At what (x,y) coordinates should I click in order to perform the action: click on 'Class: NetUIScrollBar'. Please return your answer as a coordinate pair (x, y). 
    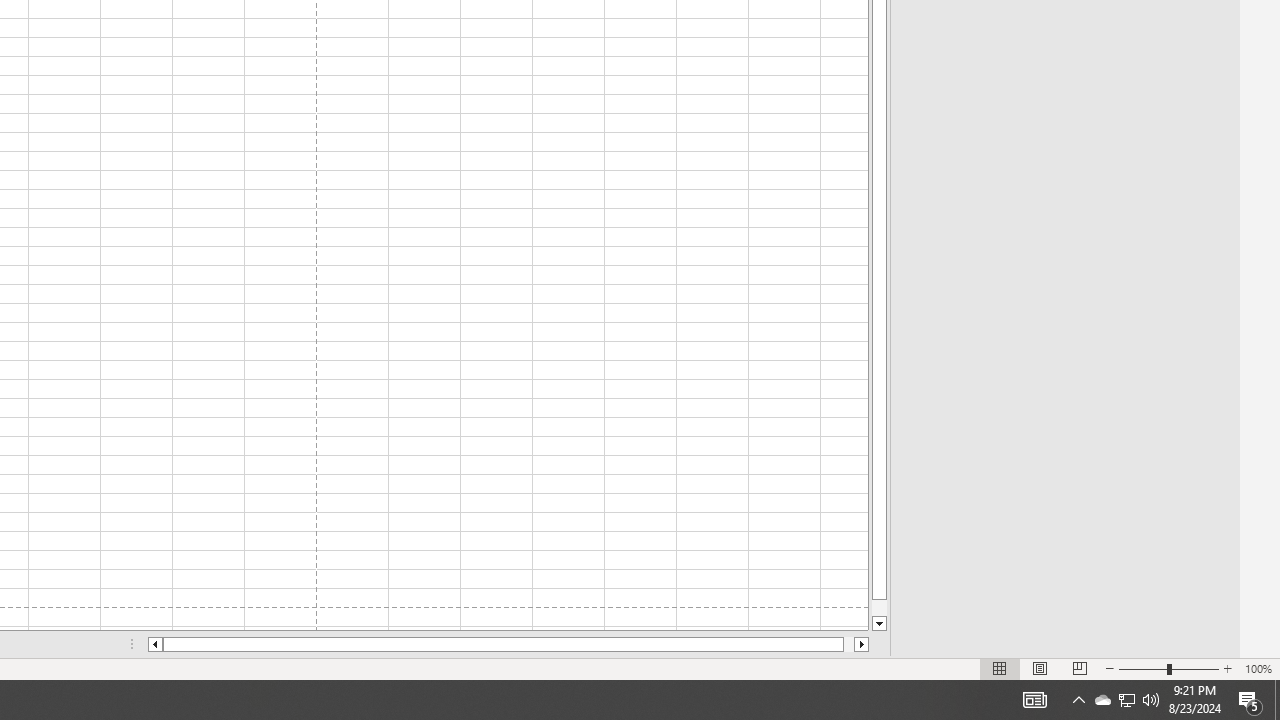
    Looking at the image, I should click on (508, 644).